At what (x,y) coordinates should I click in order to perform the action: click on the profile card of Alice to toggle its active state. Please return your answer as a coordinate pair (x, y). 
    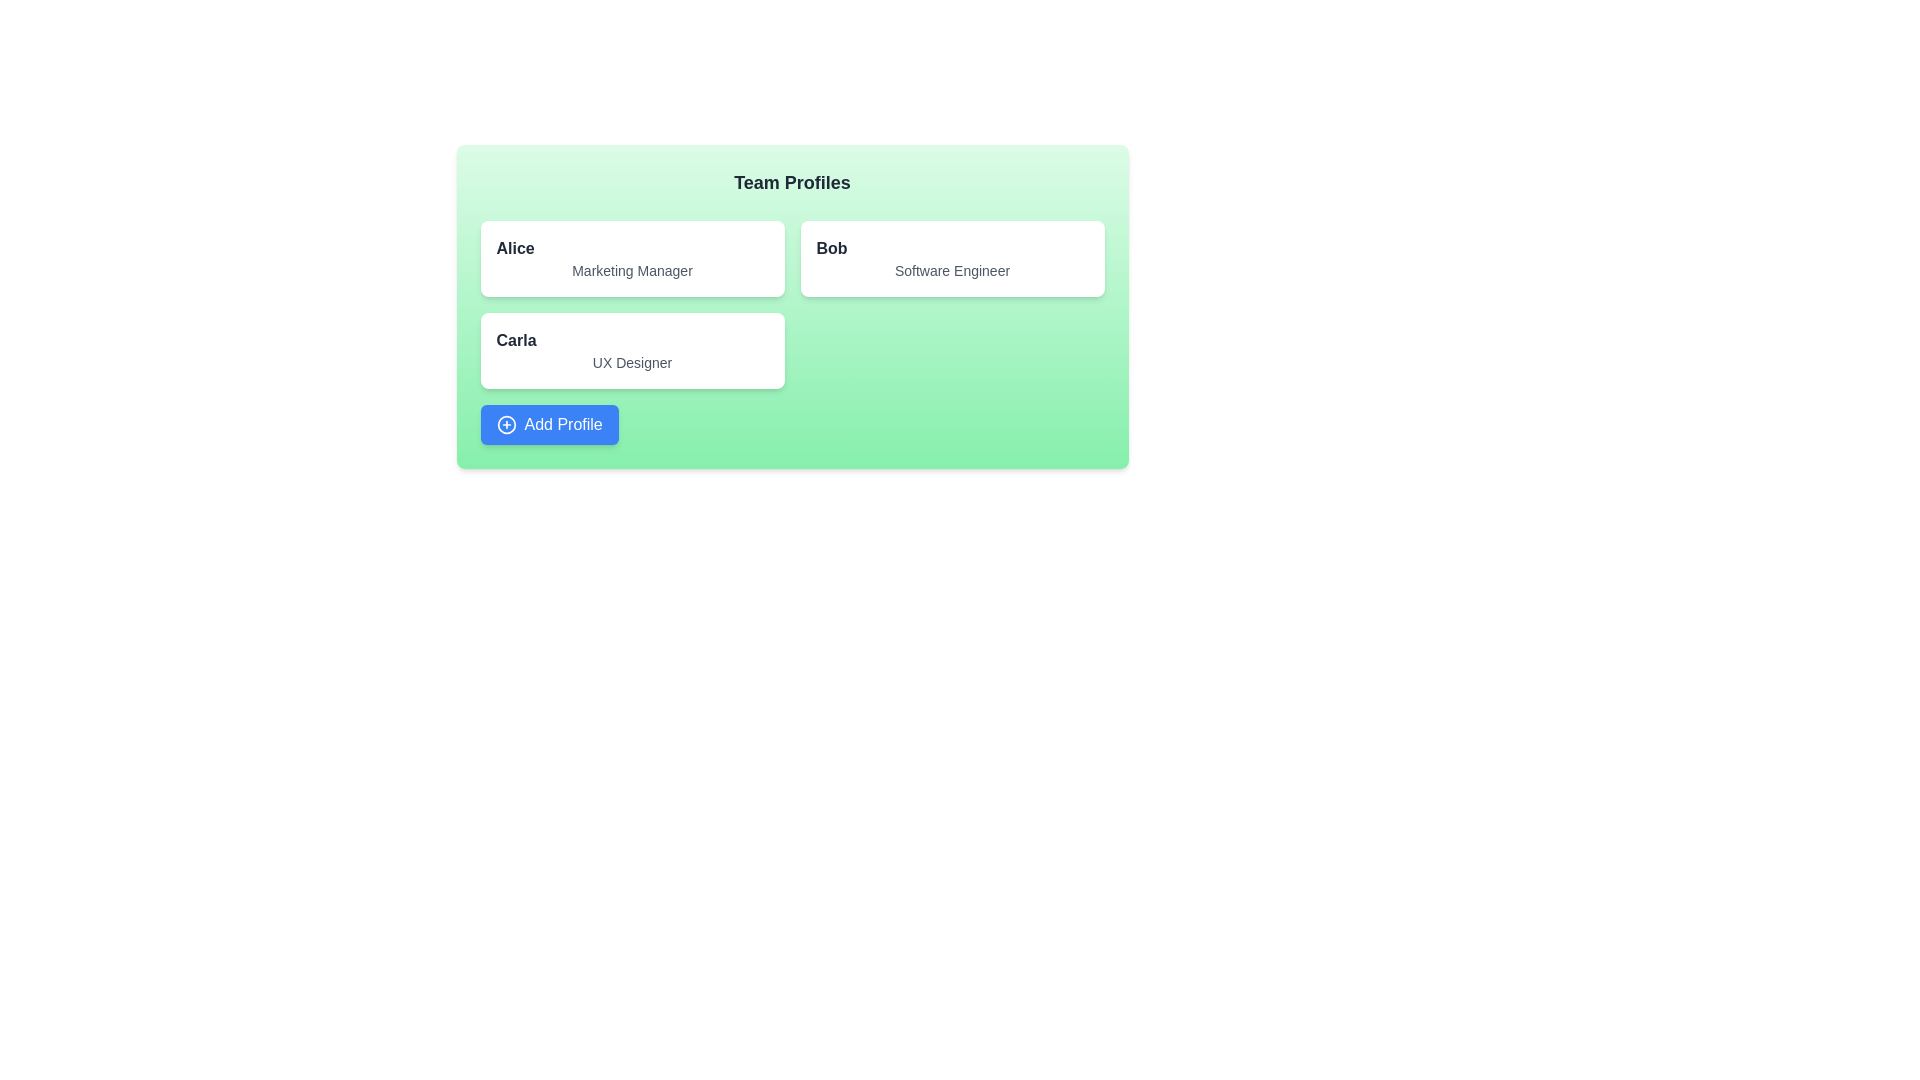
    Looking at the image, I should click on (631, 257).